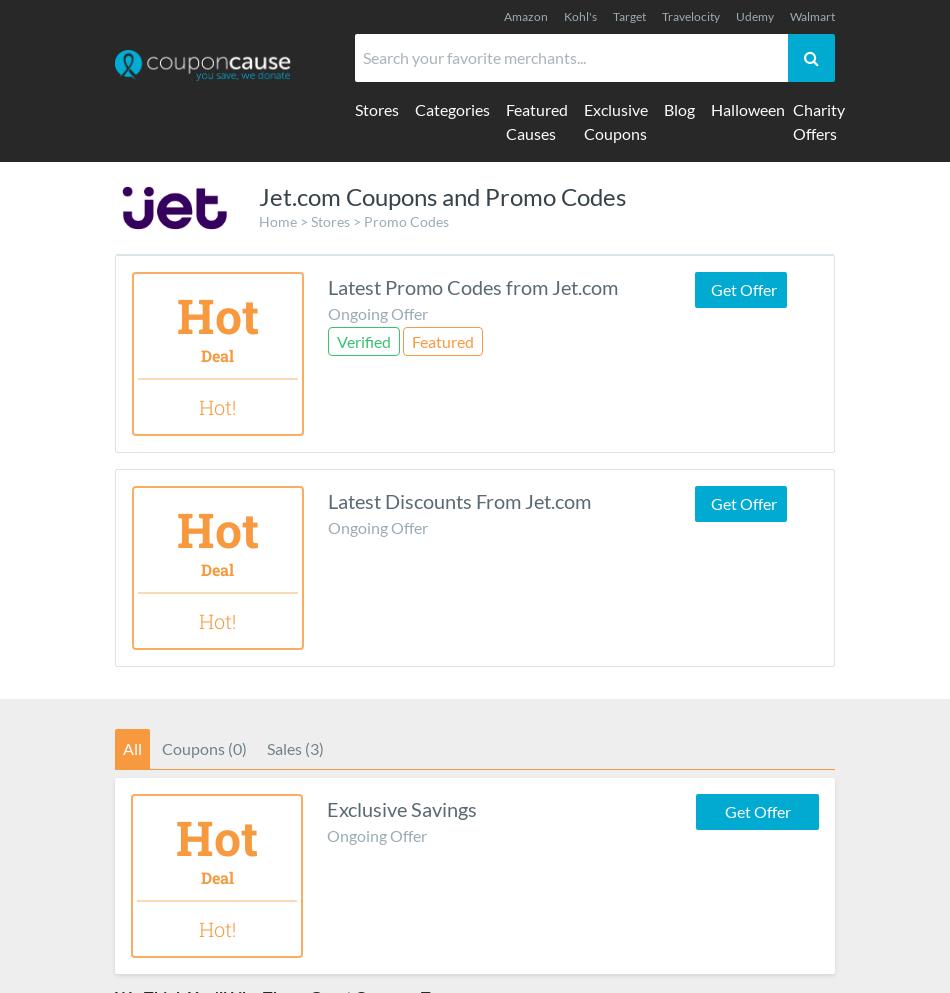  What do you see at coordinates (451, 108) in the screenshot?
I see `'Categories'` at bounding box center [451, 108].